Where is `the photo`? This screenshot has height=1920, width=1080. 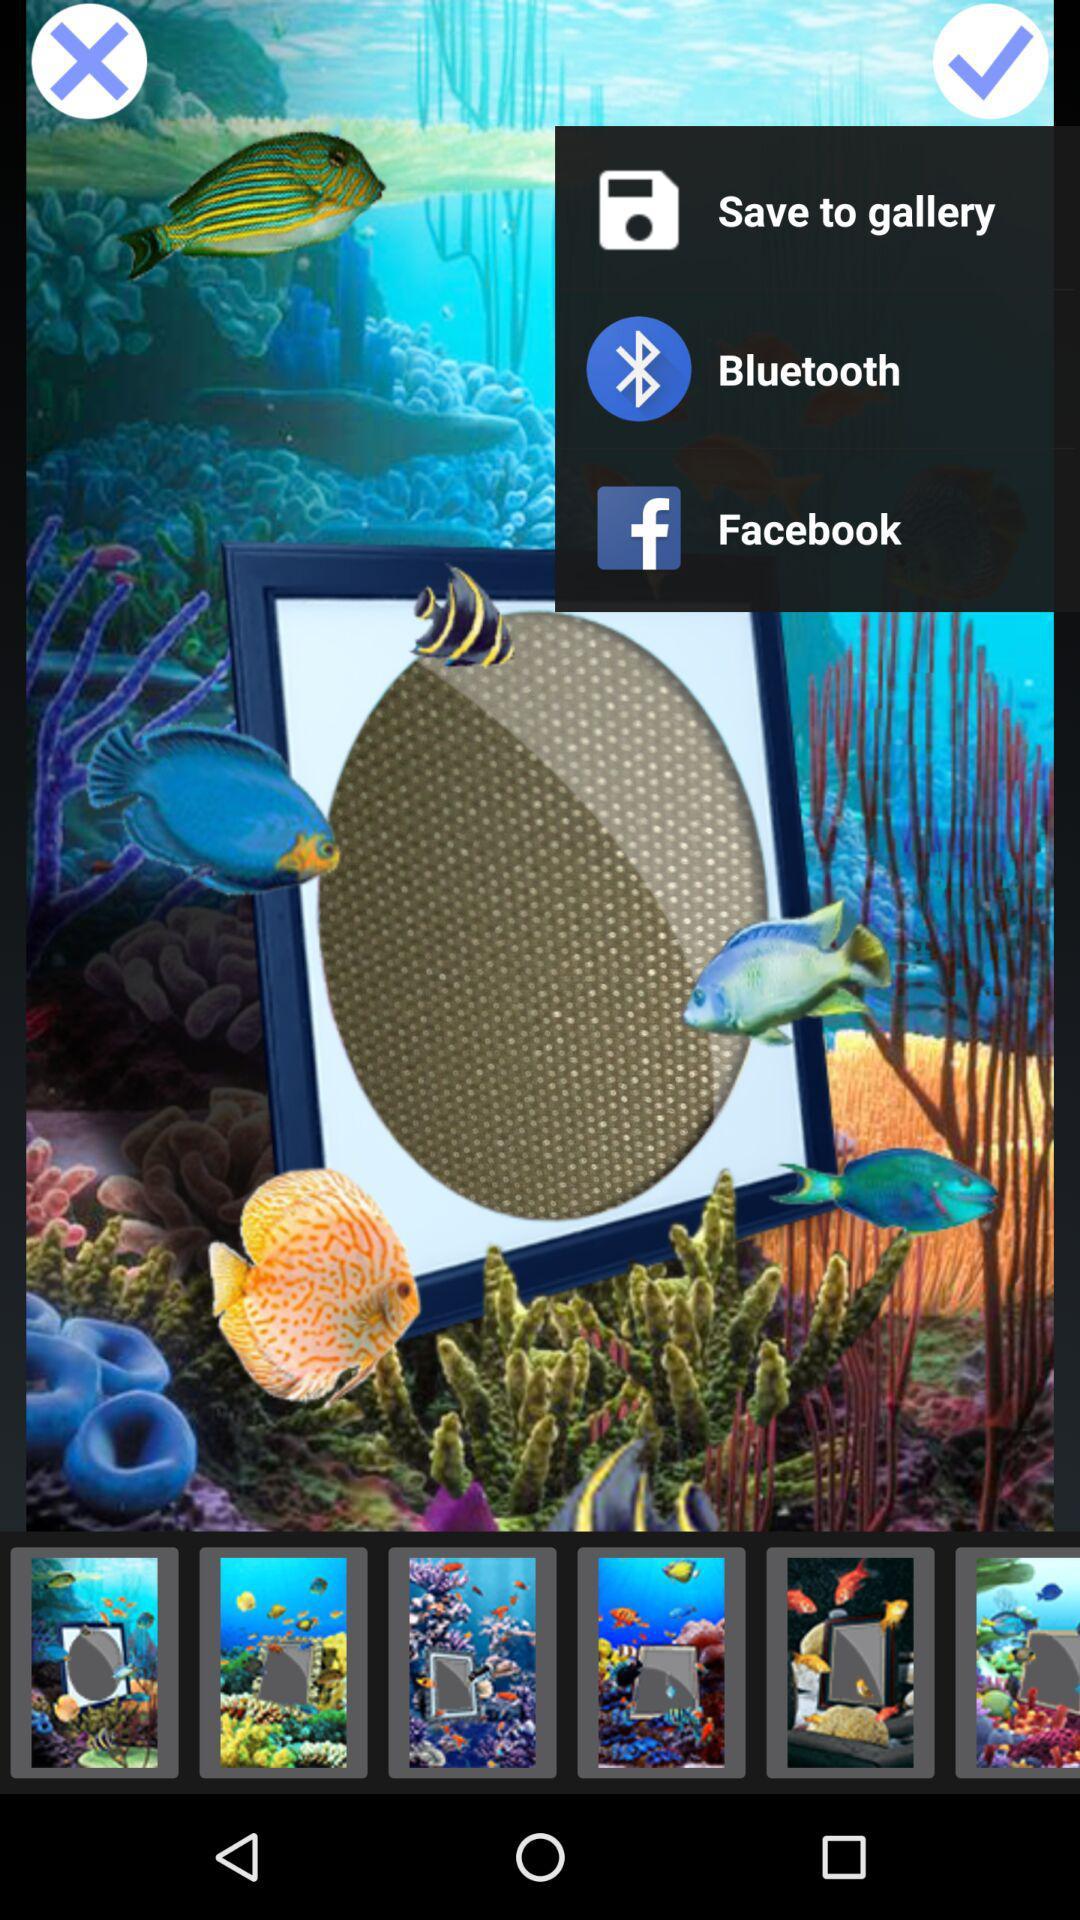 the photo is located at coordinates (661, 1662).